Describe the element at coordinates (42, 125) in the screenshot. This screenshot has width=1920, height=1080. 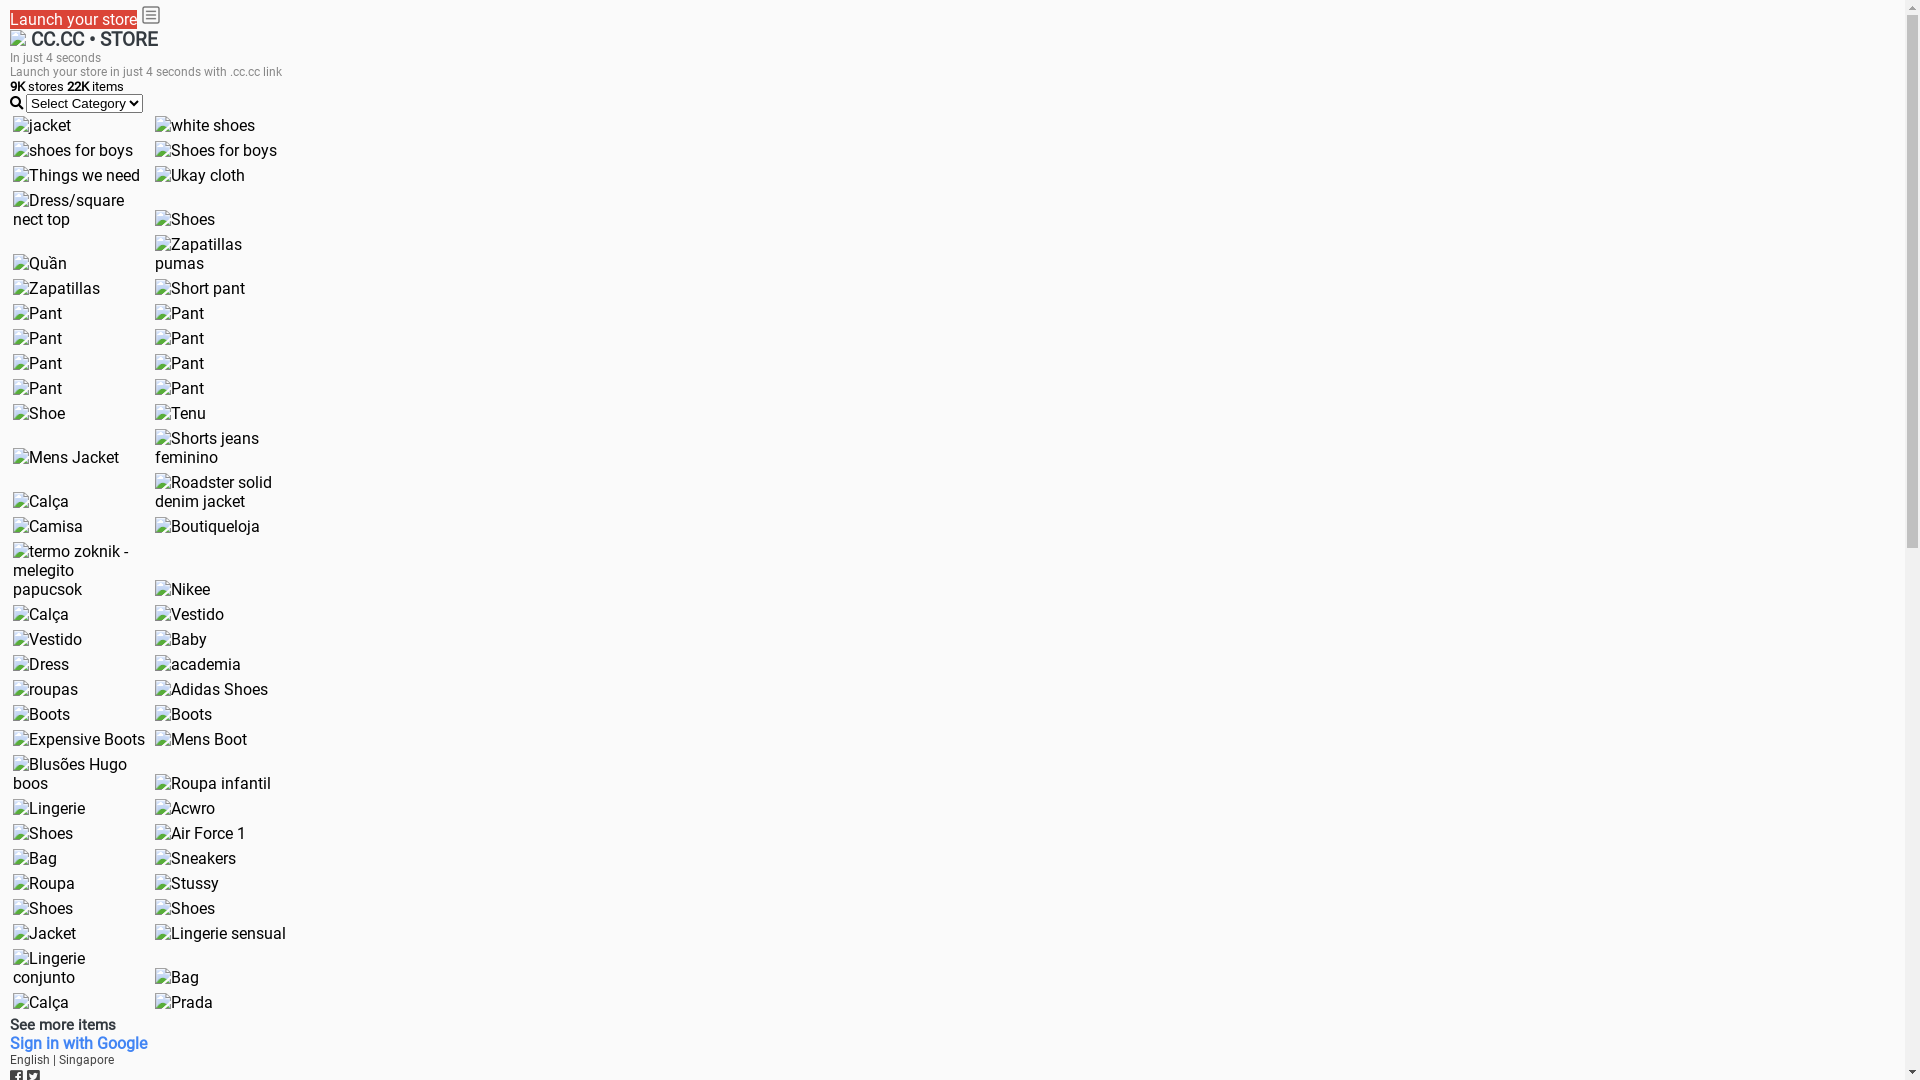
I see `'jacket'` at that location.